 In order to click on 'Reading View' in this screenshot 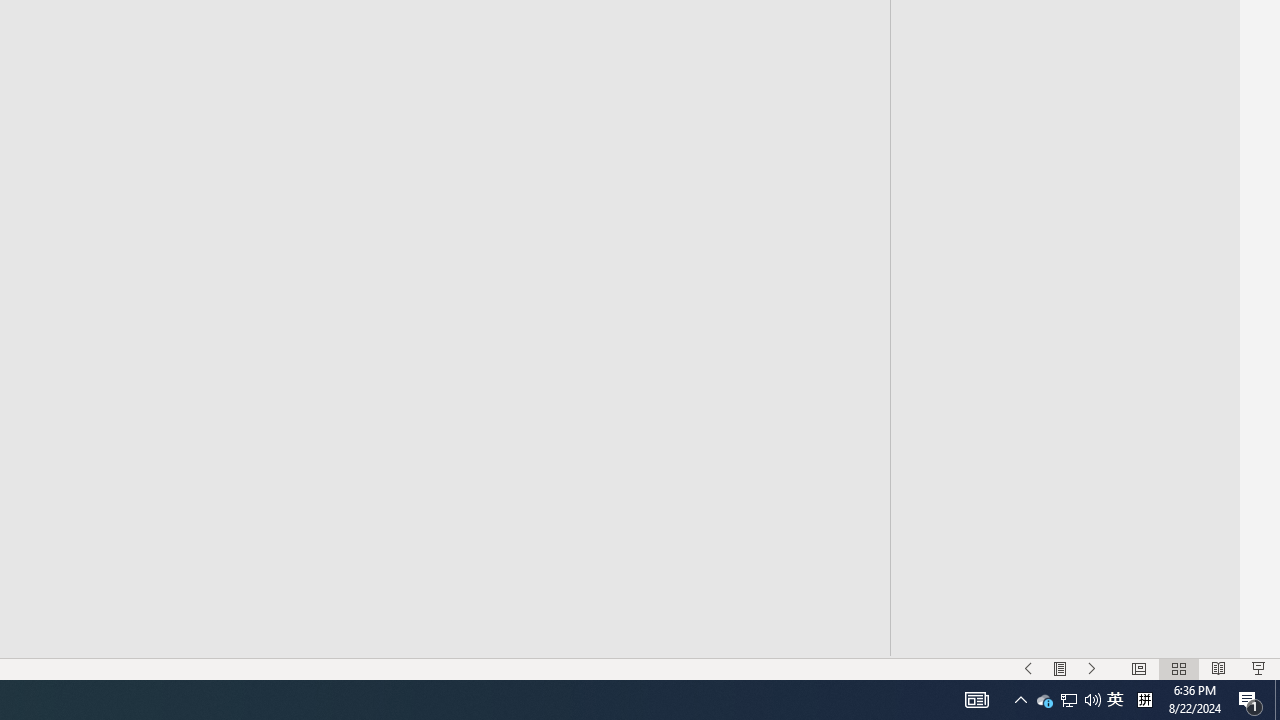, I will do `click(1218, 669)`.